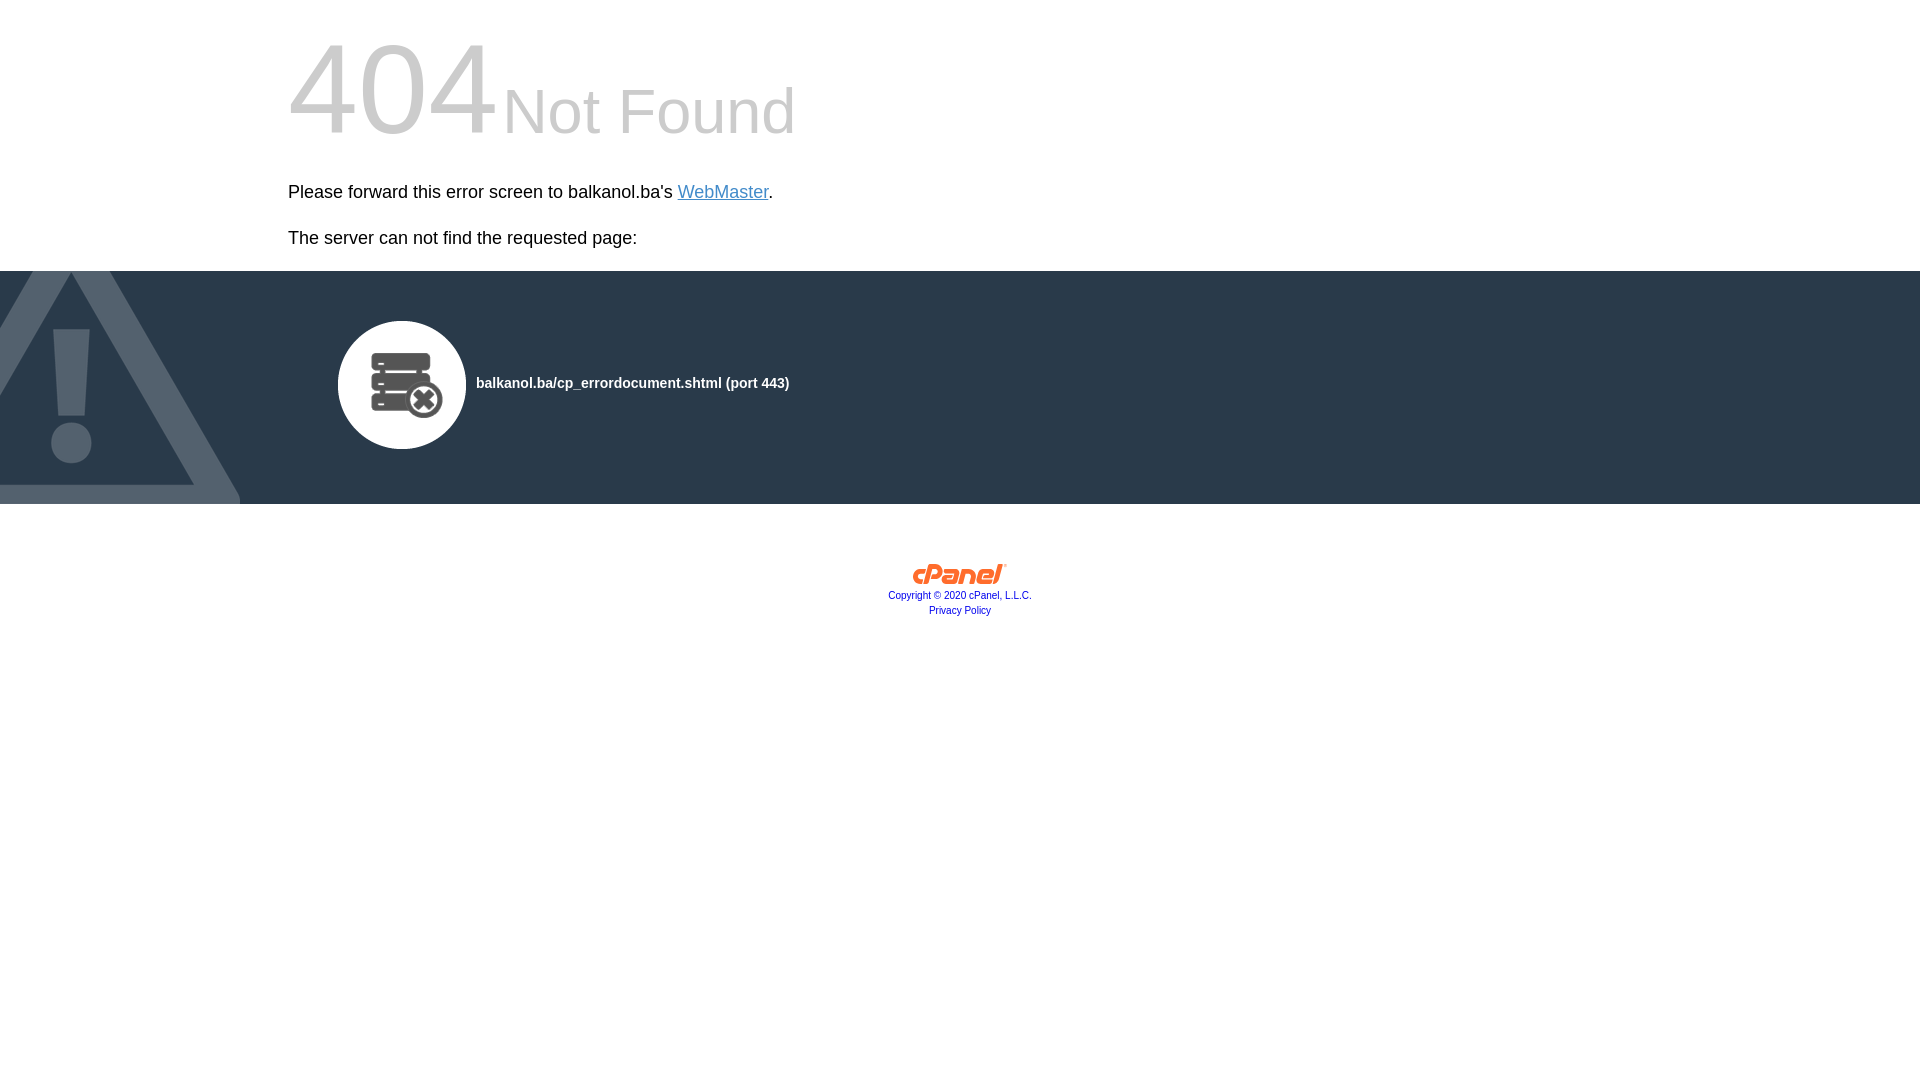  What do you see at coordinates (722, 192) in the screenshot?
I see `'WebMaster'` at bounding box center [722, 192].